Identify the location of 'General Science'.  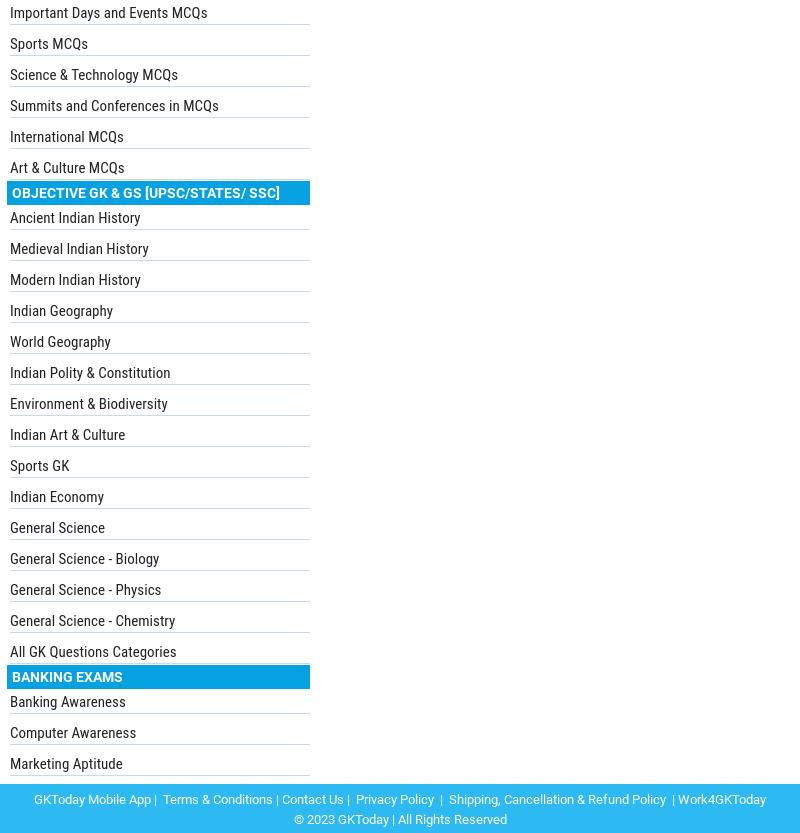
(56, 527).